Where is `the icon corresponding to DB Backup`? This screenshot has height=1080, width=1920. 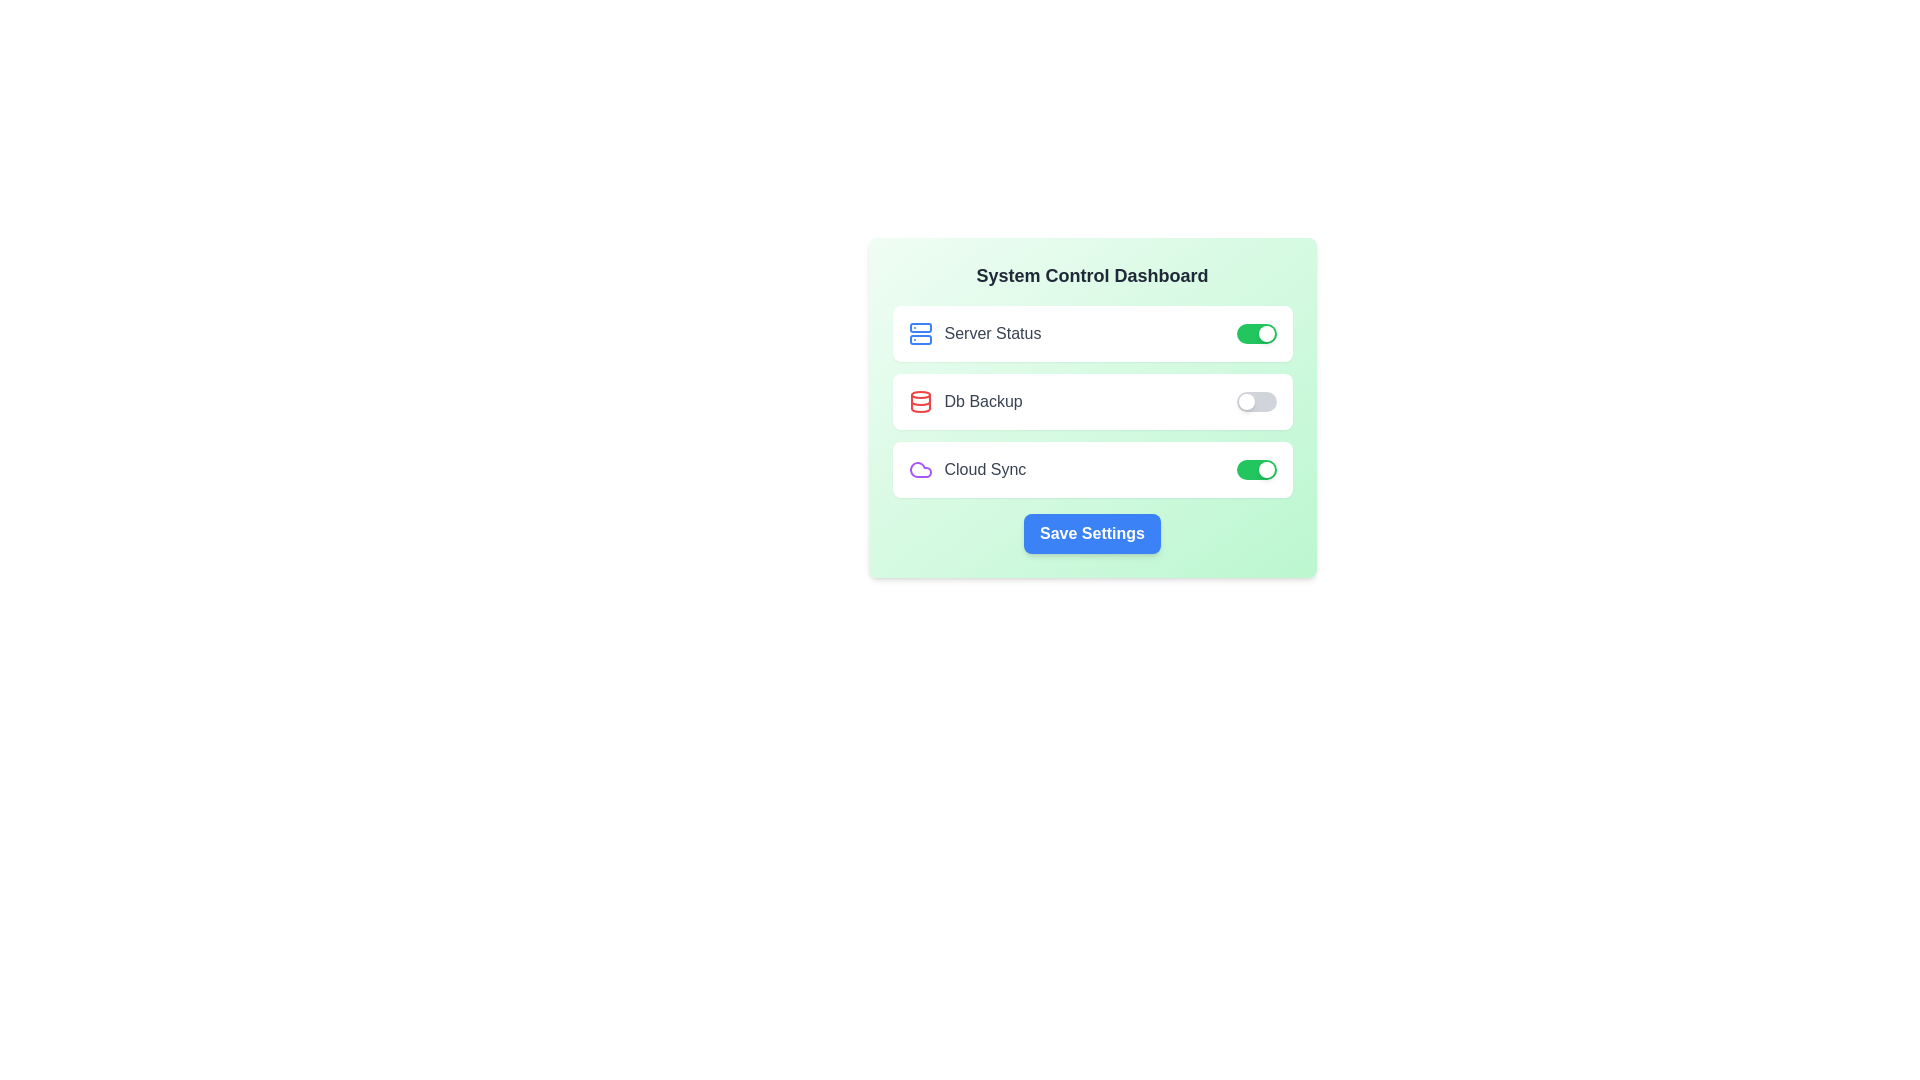
the icon corresponding to DB Backup is located at coordinates (919, 401).